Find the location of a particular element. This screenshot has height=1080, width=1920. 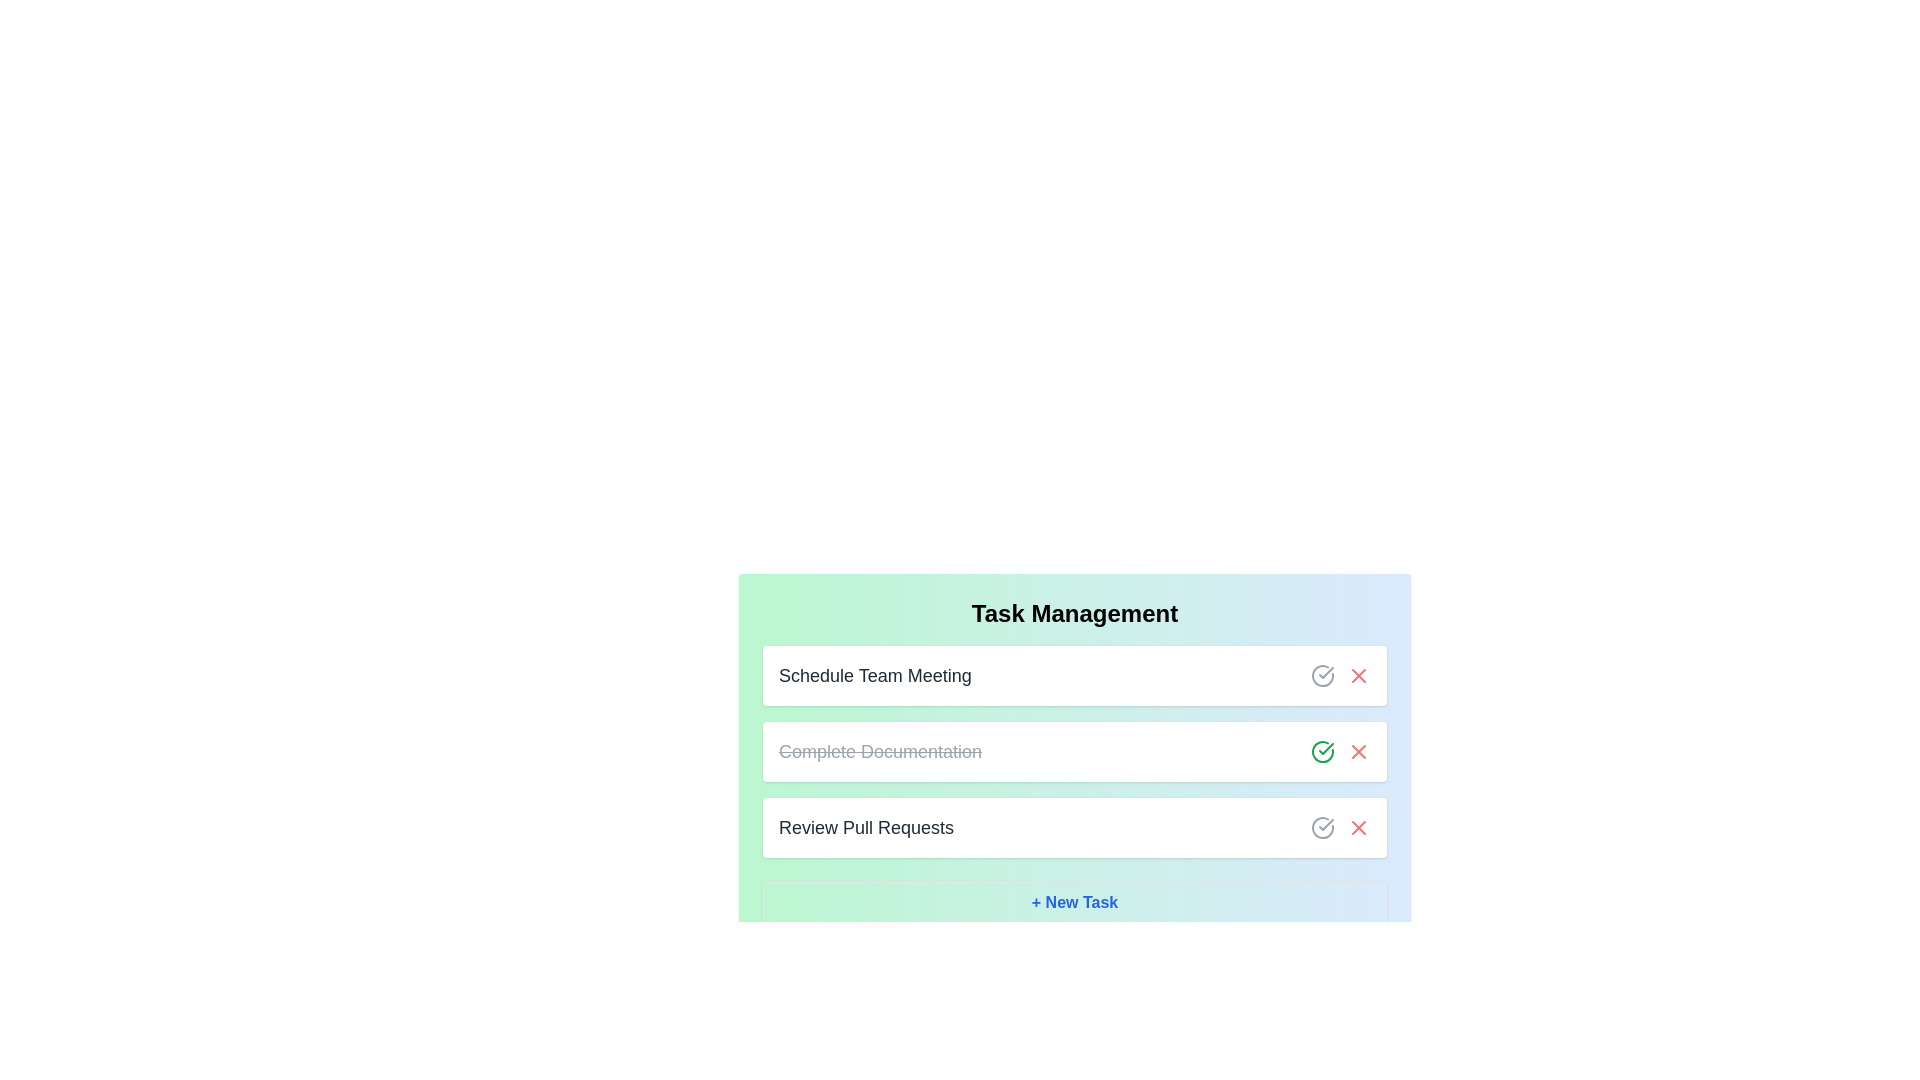

delete button for the task 'Schedule Team Meeting' is located at coordinates (1358, 675).